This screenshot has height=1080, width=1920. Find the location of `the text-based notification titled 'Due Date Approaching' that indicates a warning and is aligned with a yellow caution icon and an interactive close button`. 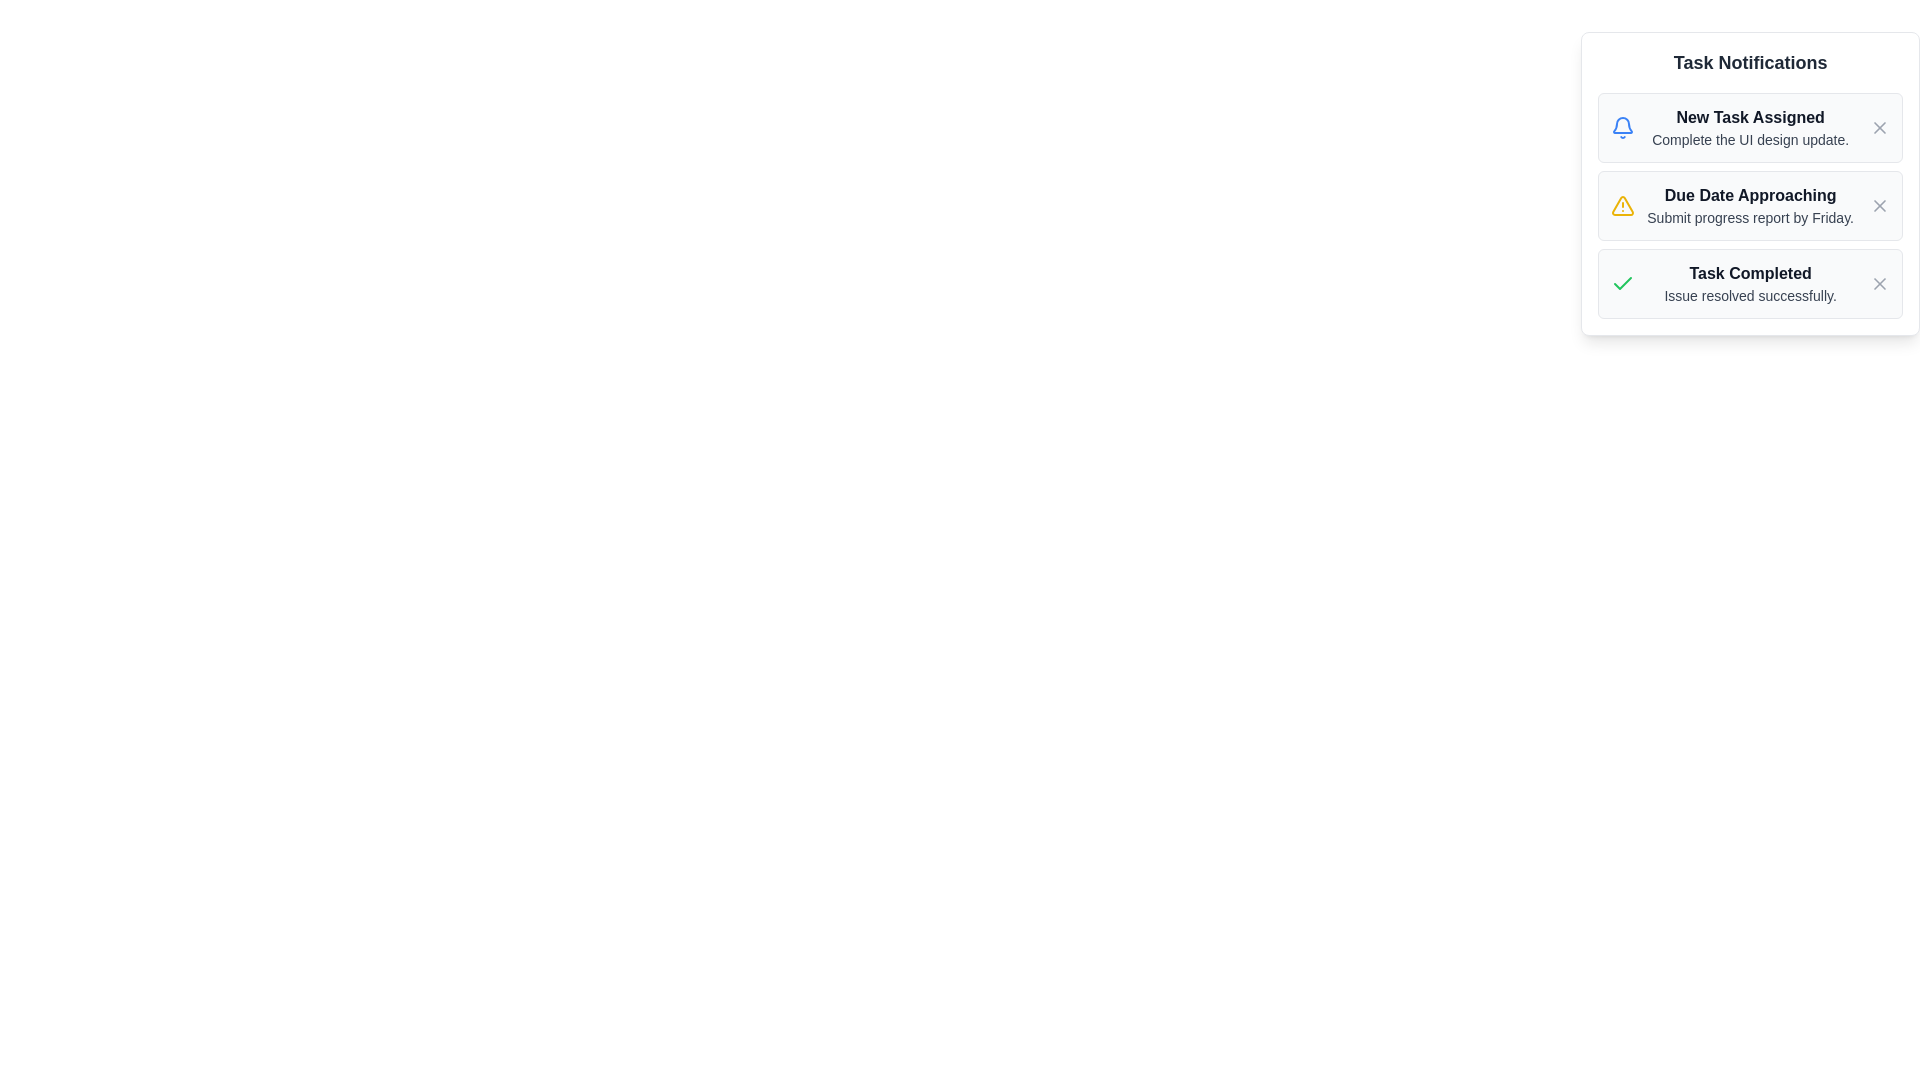

the text-based notification titled 'Due Date Approaching' that indicates a warning and is aligned with a yellow caution icon and an interactive close button is located at coordinates (1749, 205).